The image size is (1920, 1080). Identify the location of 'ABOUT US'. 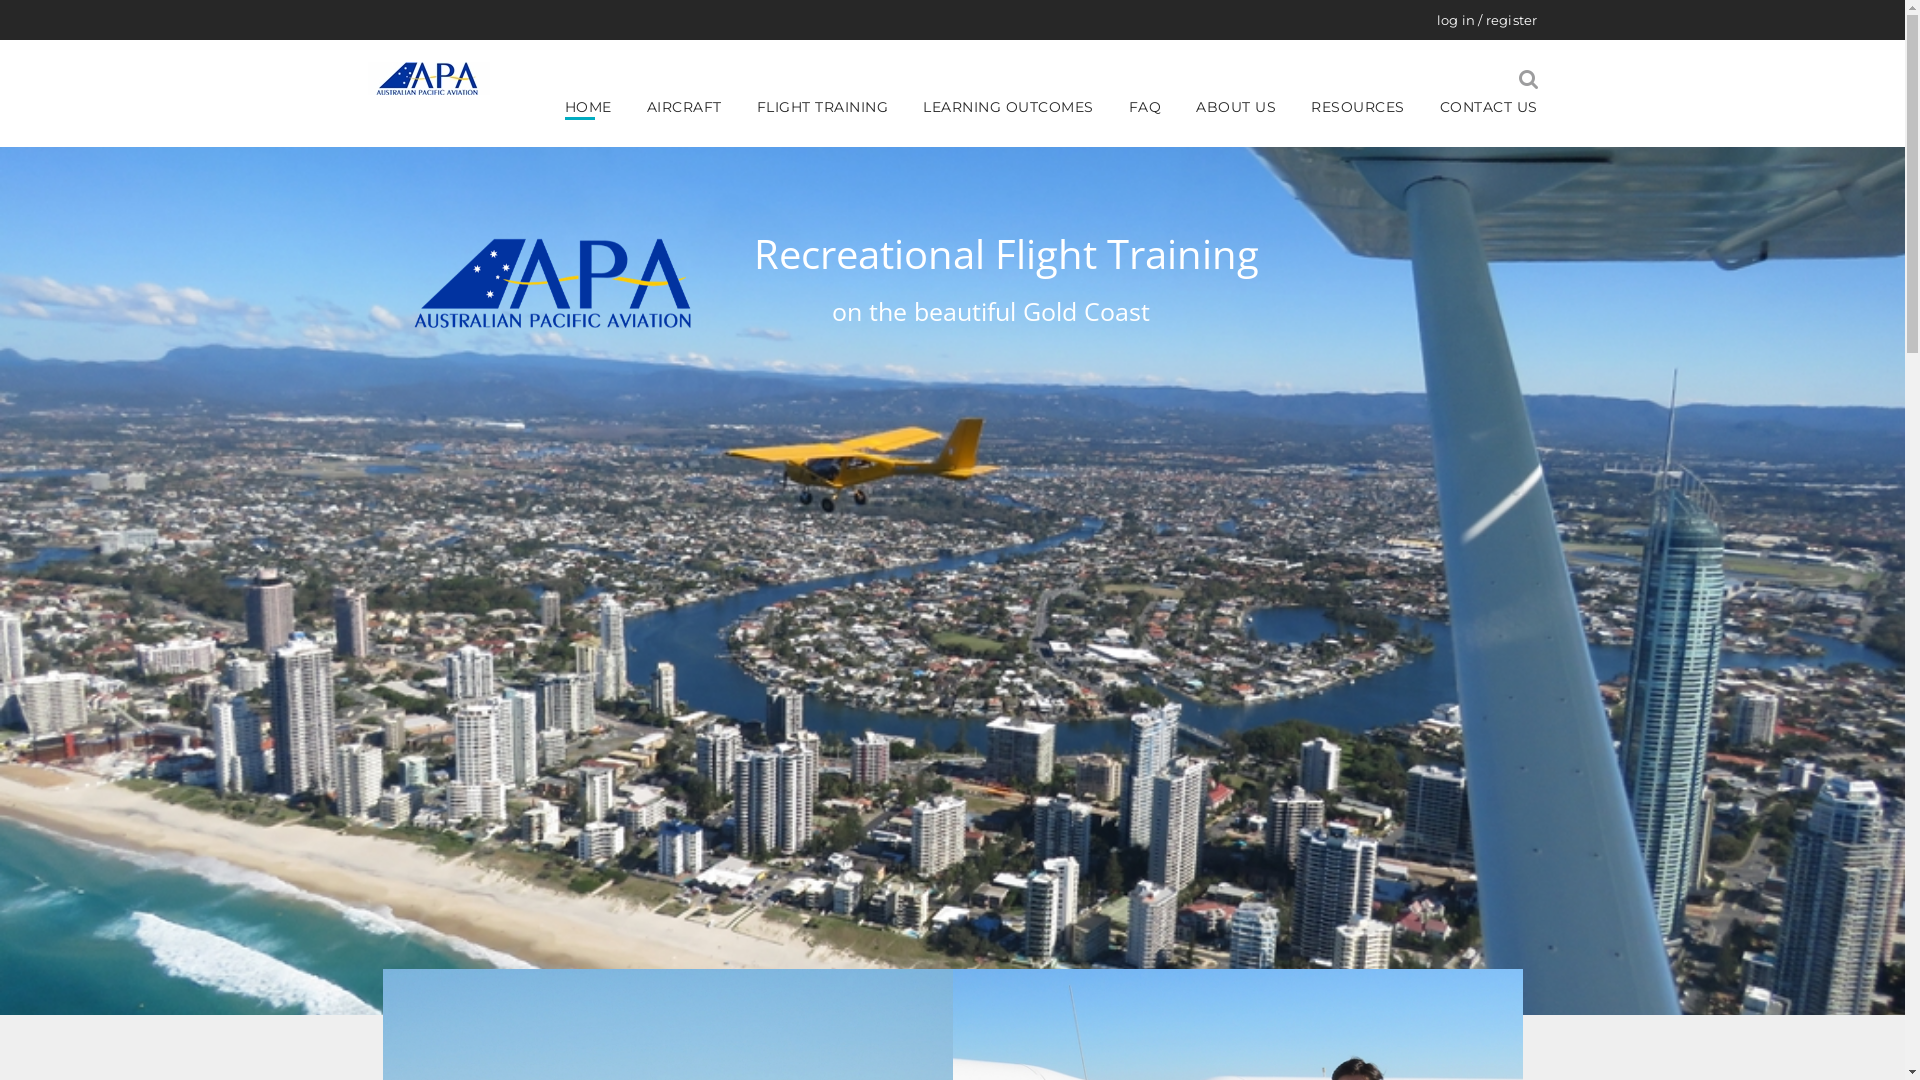
(1195, 107).